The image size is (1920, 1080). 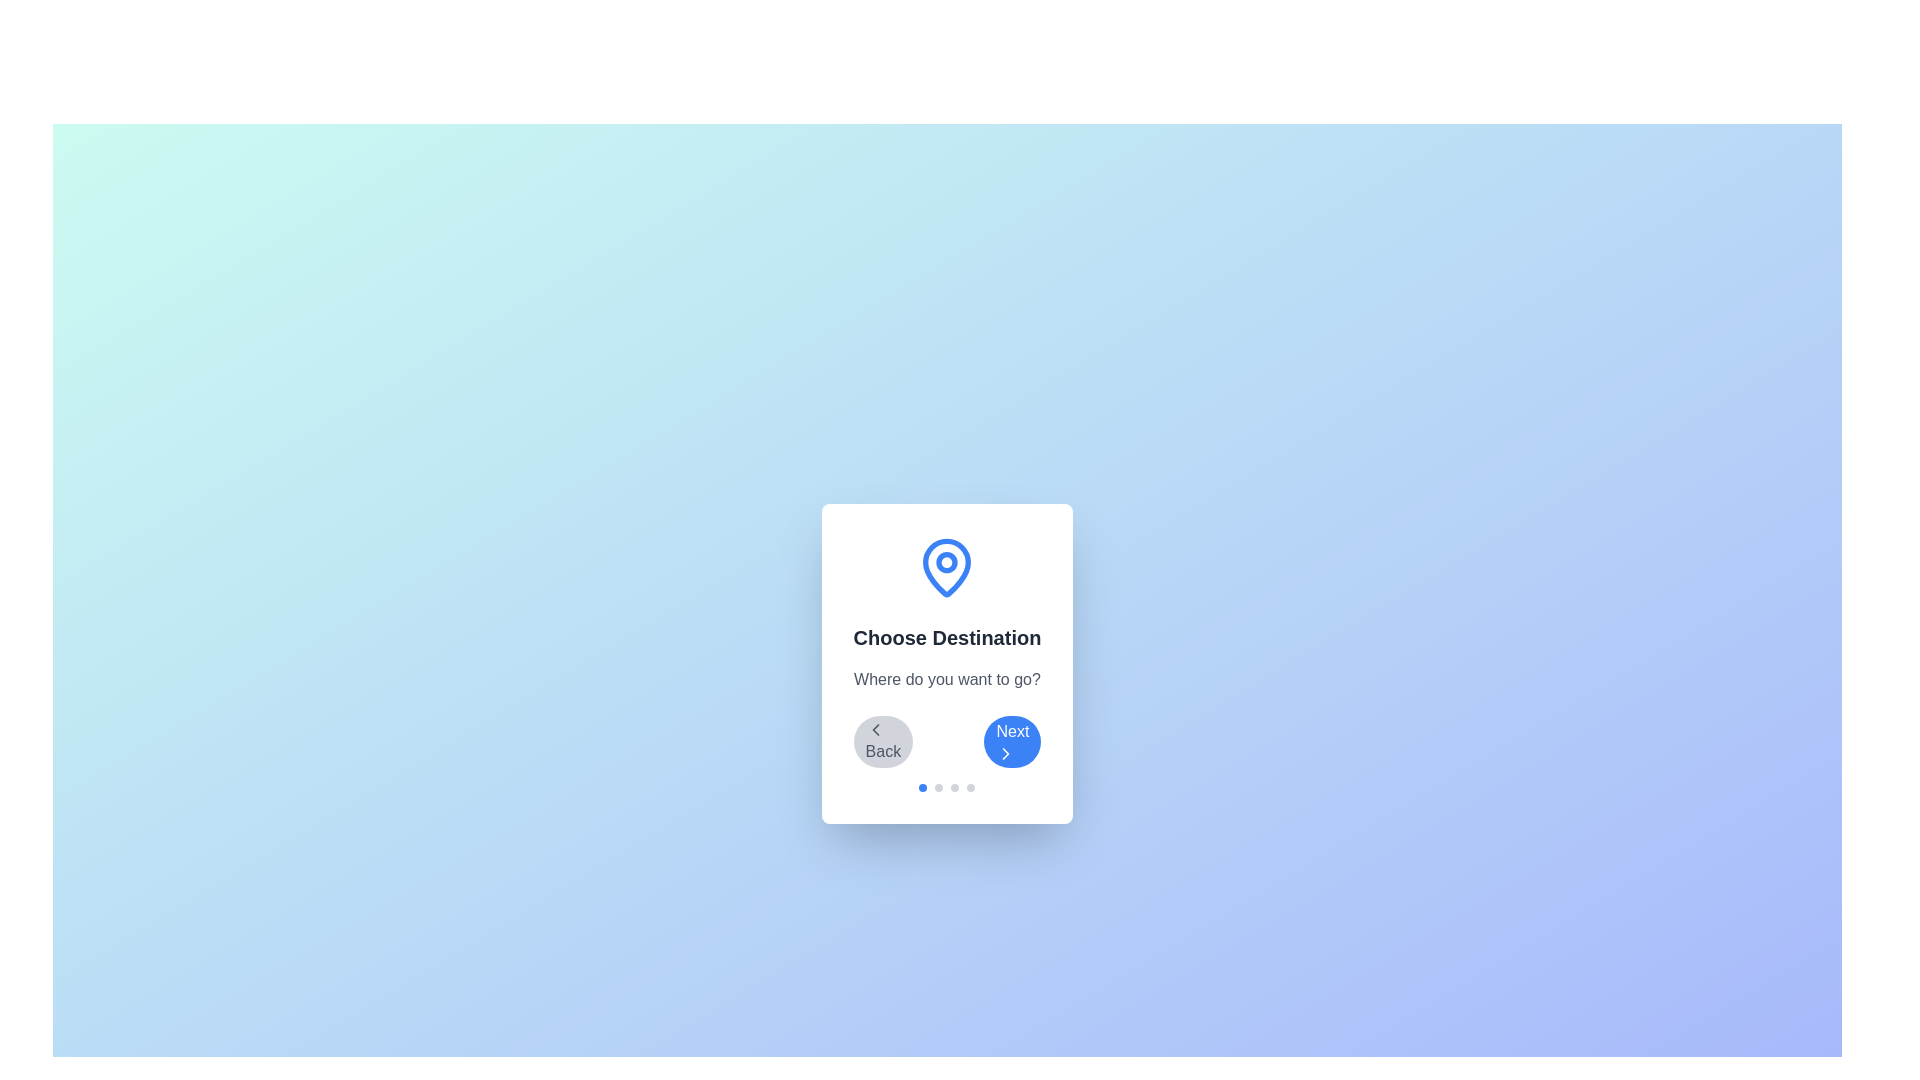 I want to click on the text 'Choose Destination' displayed in the component, so click(x=945, y=637).